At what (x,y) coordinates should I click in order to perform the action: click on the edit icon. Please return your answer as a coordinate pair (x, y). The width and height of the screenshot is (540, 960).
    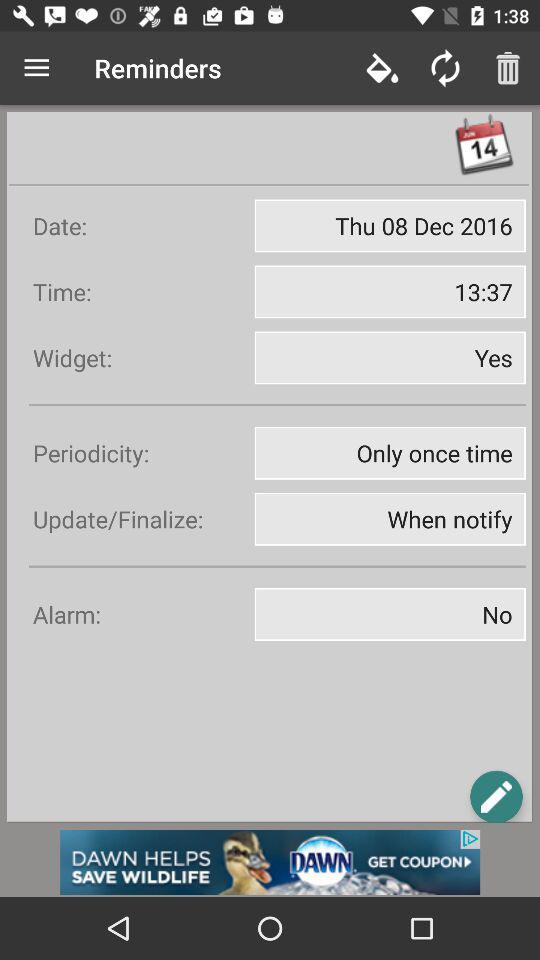
    Looking at the image, I should click on (495, 796).